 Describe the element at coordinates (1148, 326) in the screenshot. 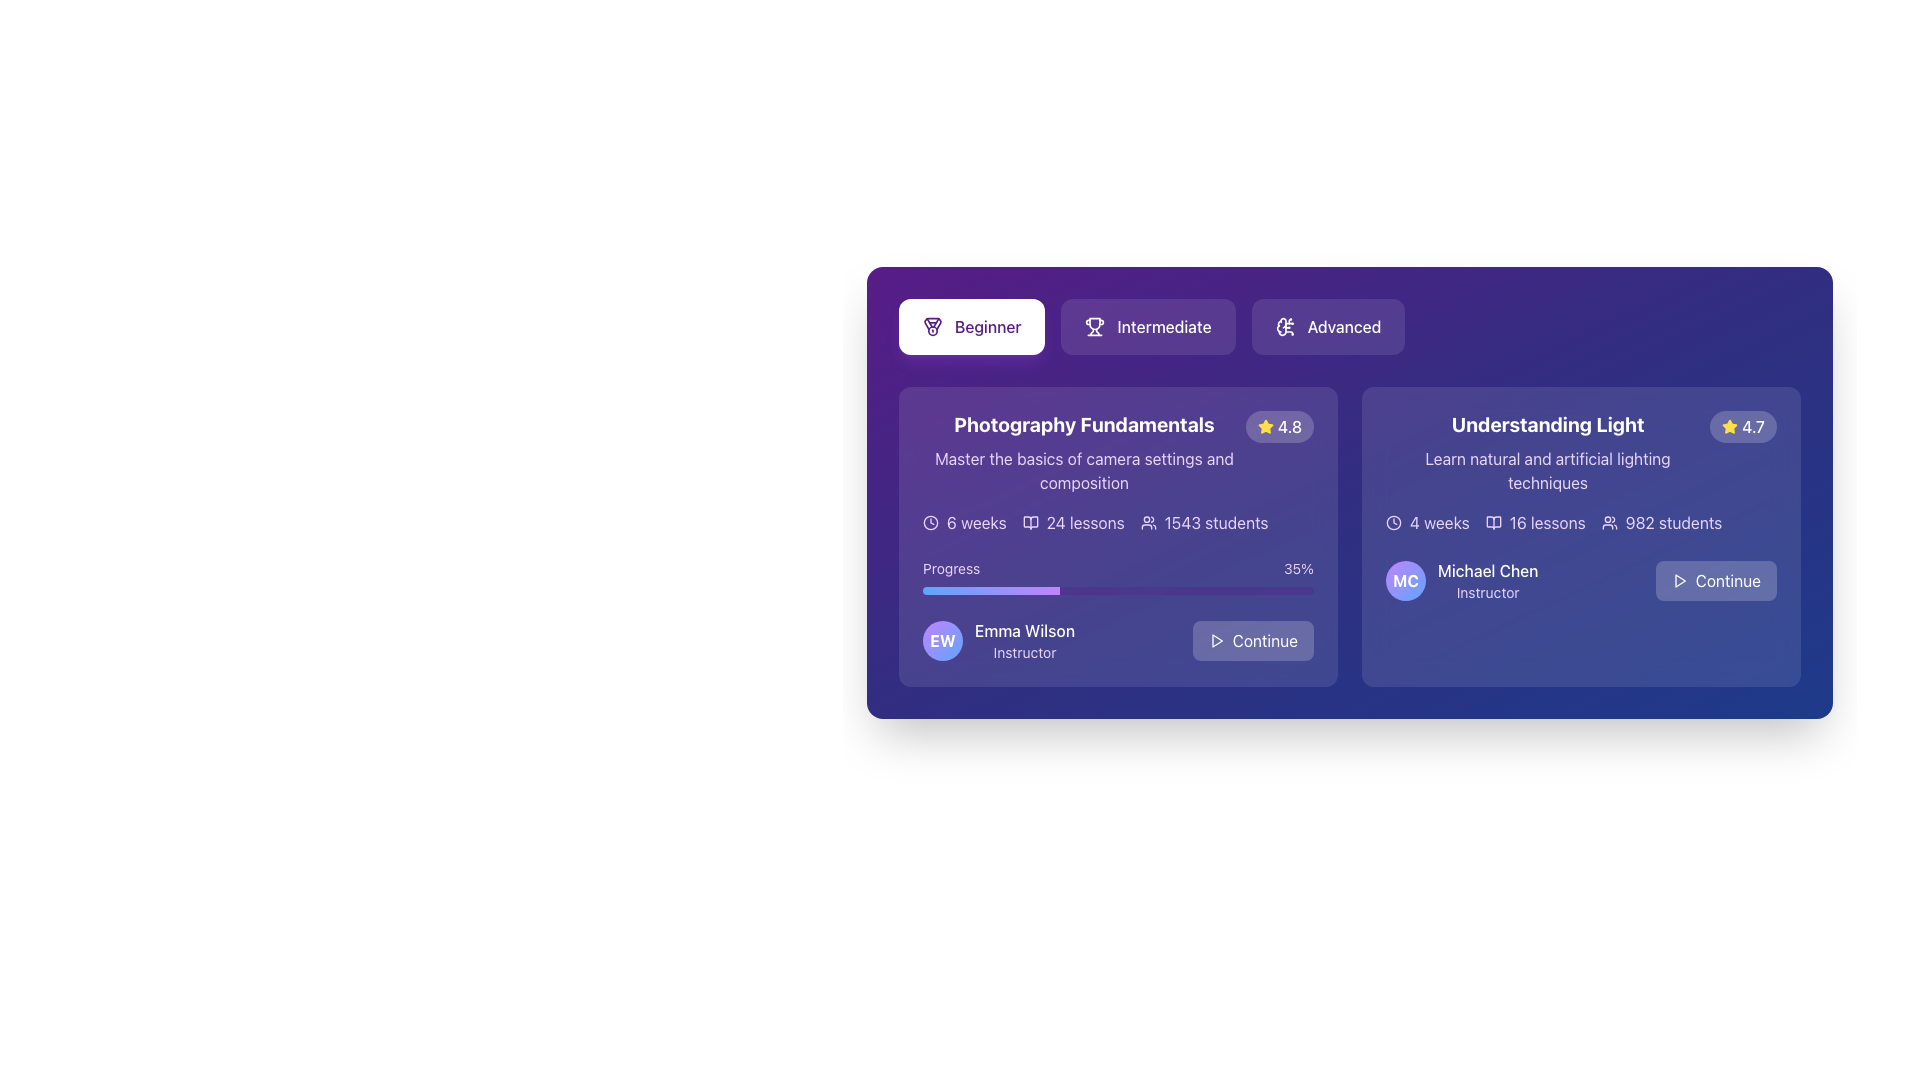

I see `the 'Intermediate' button, which has a purple background, white text, and a trophy icon` at that location.